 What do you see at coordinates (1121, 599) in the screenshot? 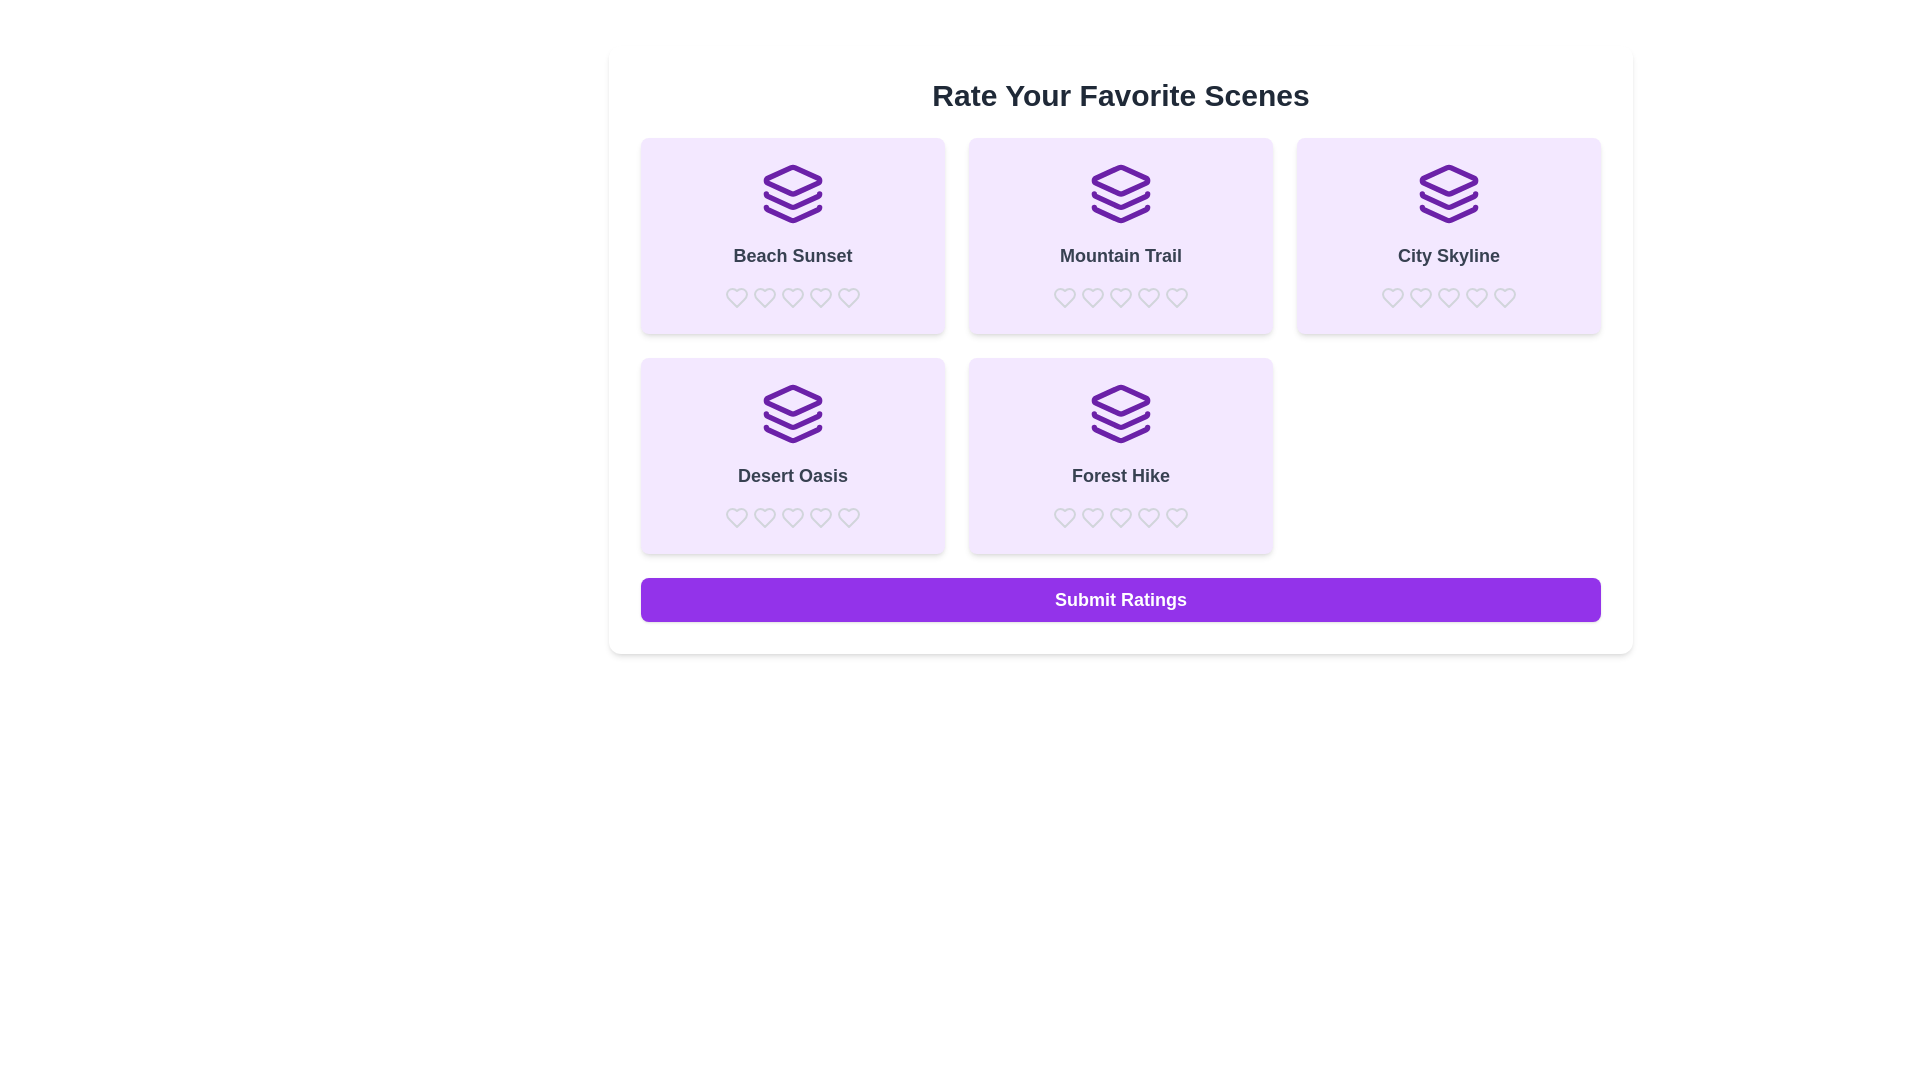
I see `'Submit Ratings' button to submit the ratings` at bounding box center [1121, 599].